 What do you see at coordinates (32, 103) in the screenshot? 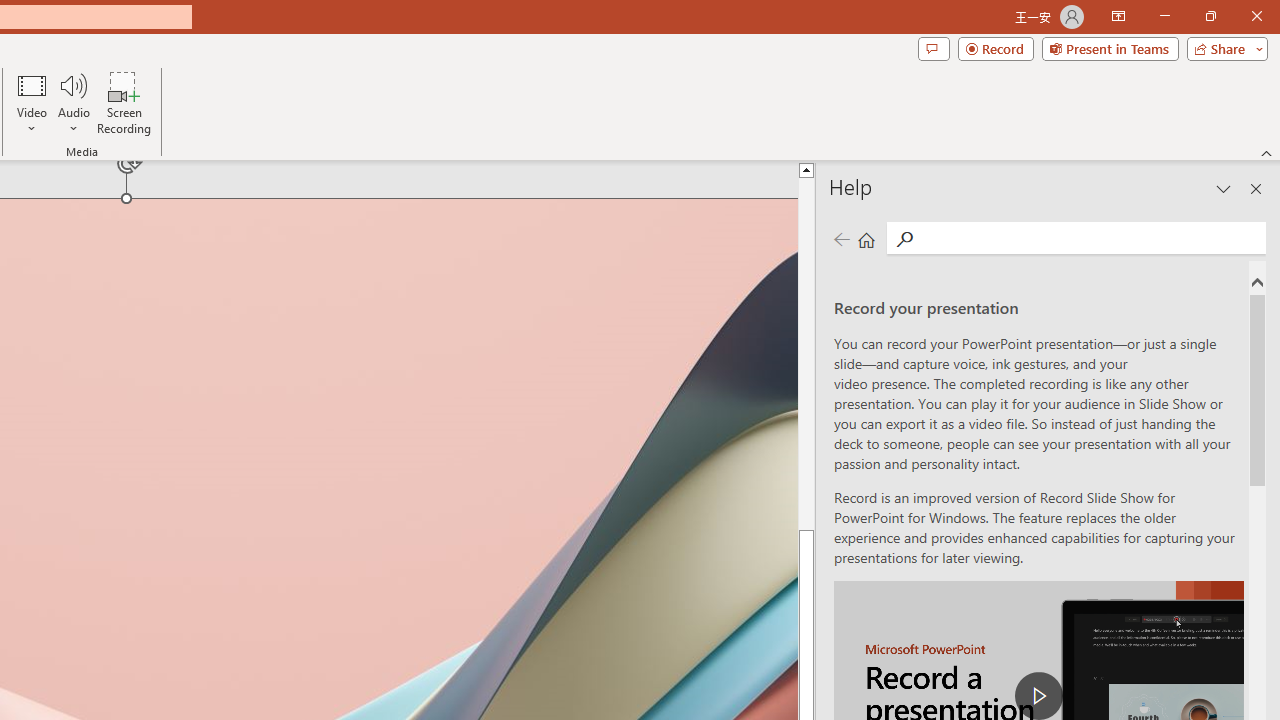
I see `'Video'` at bounding box center [32, 103].